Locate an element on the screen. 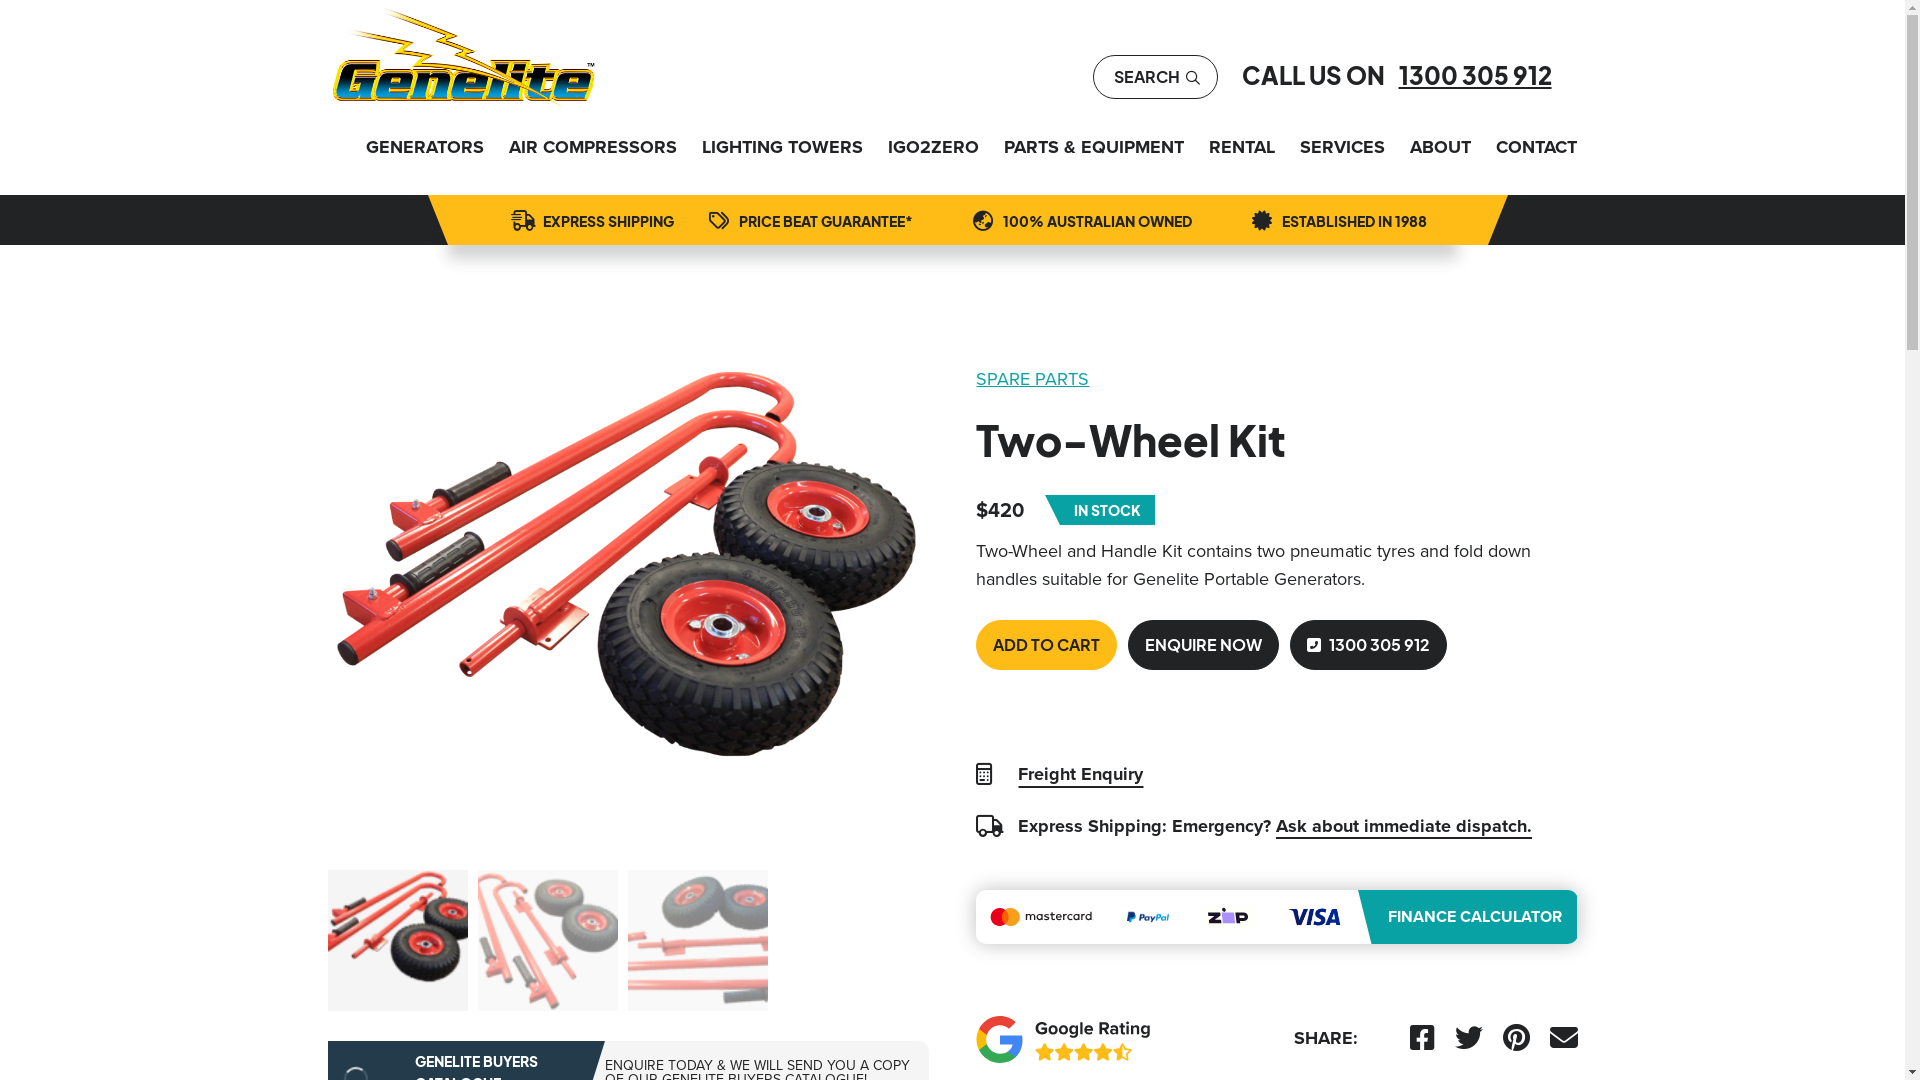 The height and width of the screenshot is (1080, 1920). 'ADD TO CART' is located at coordinates (1045, 644).